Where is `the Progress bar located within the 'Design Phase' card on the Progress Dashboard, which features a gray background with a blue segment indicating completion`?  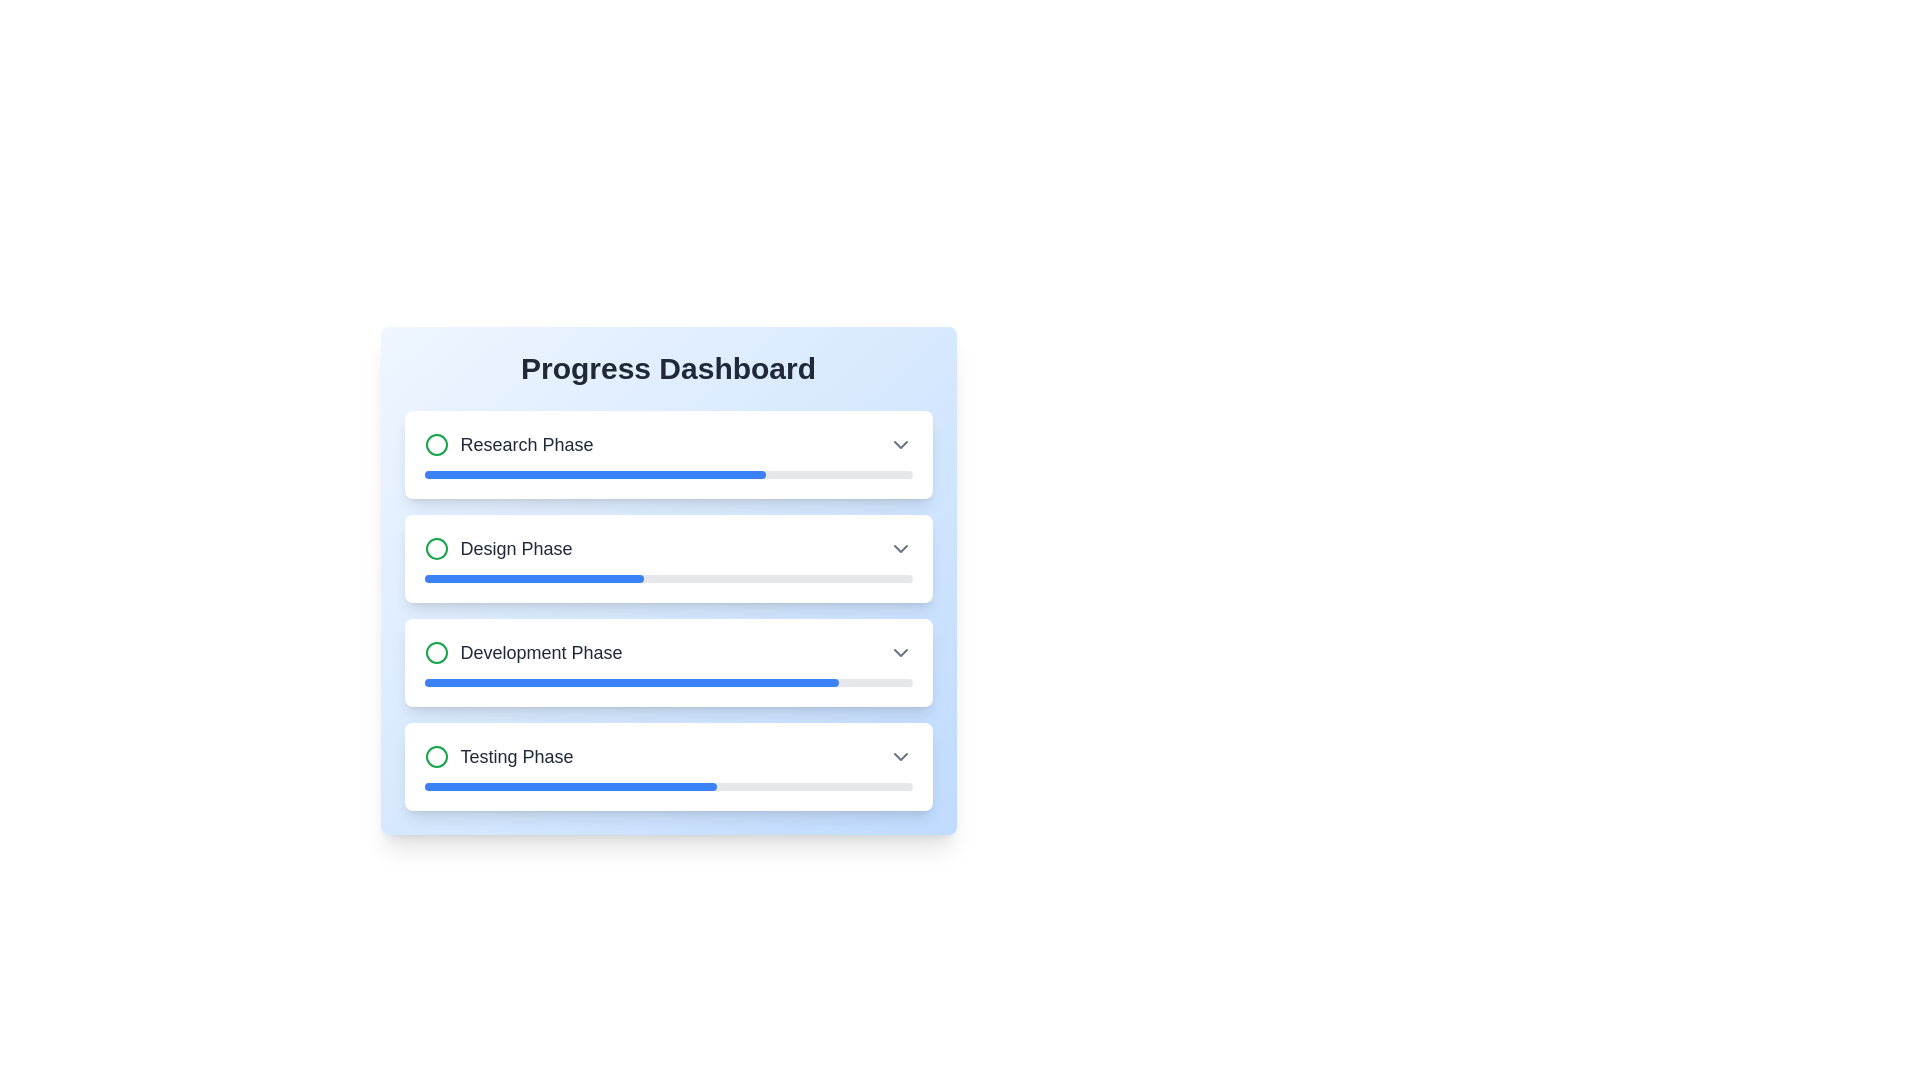
the Progress bar located within the 'Design Phase' card on the Progress Dashboard, which features a gray background with a blue segment indicating completion is located at coordinates (668, 578).